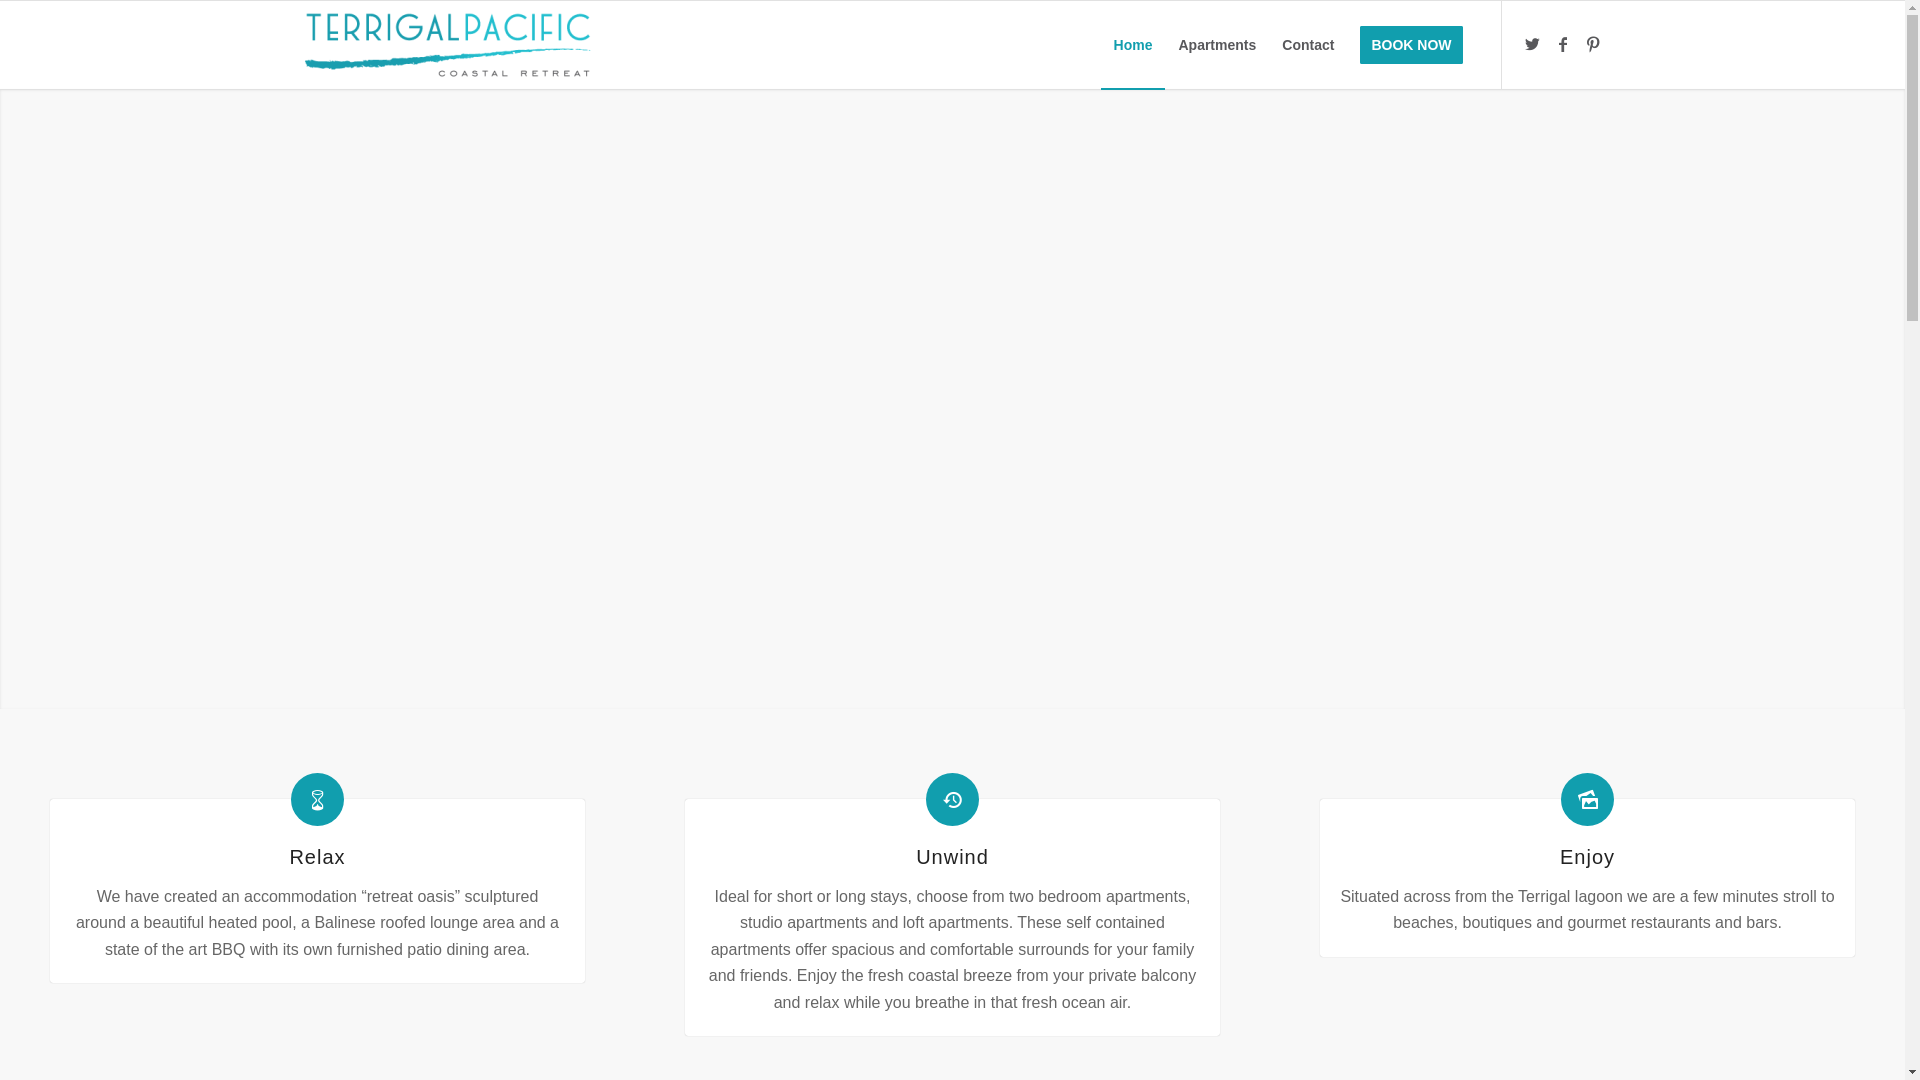 The image size is (1920, 1080). I want to click on 'Contact', so click(1307, 45).